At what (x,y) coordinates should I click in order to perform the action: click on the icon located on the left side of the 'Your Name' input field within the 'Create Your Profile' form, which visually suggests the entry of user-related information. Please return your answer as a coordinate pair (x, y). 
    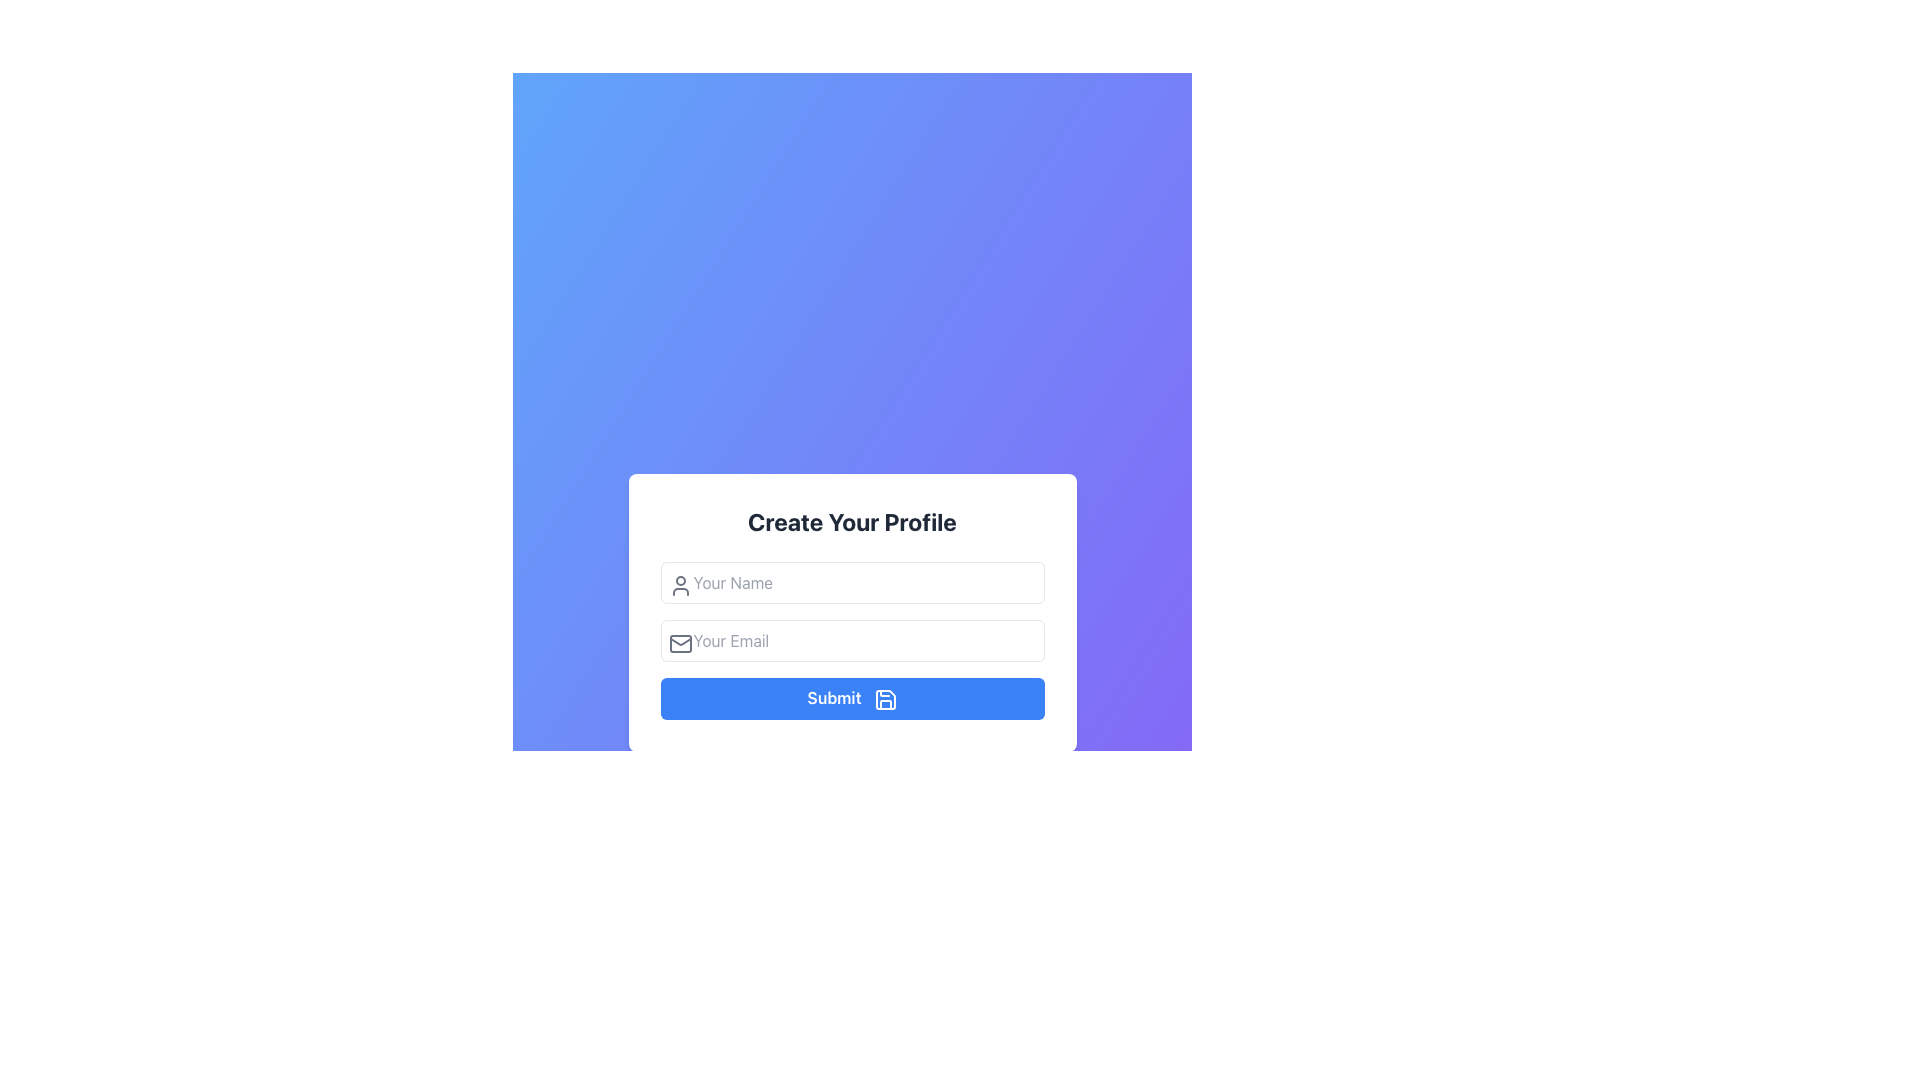
    Looking at the image, I should click on (680, 585).